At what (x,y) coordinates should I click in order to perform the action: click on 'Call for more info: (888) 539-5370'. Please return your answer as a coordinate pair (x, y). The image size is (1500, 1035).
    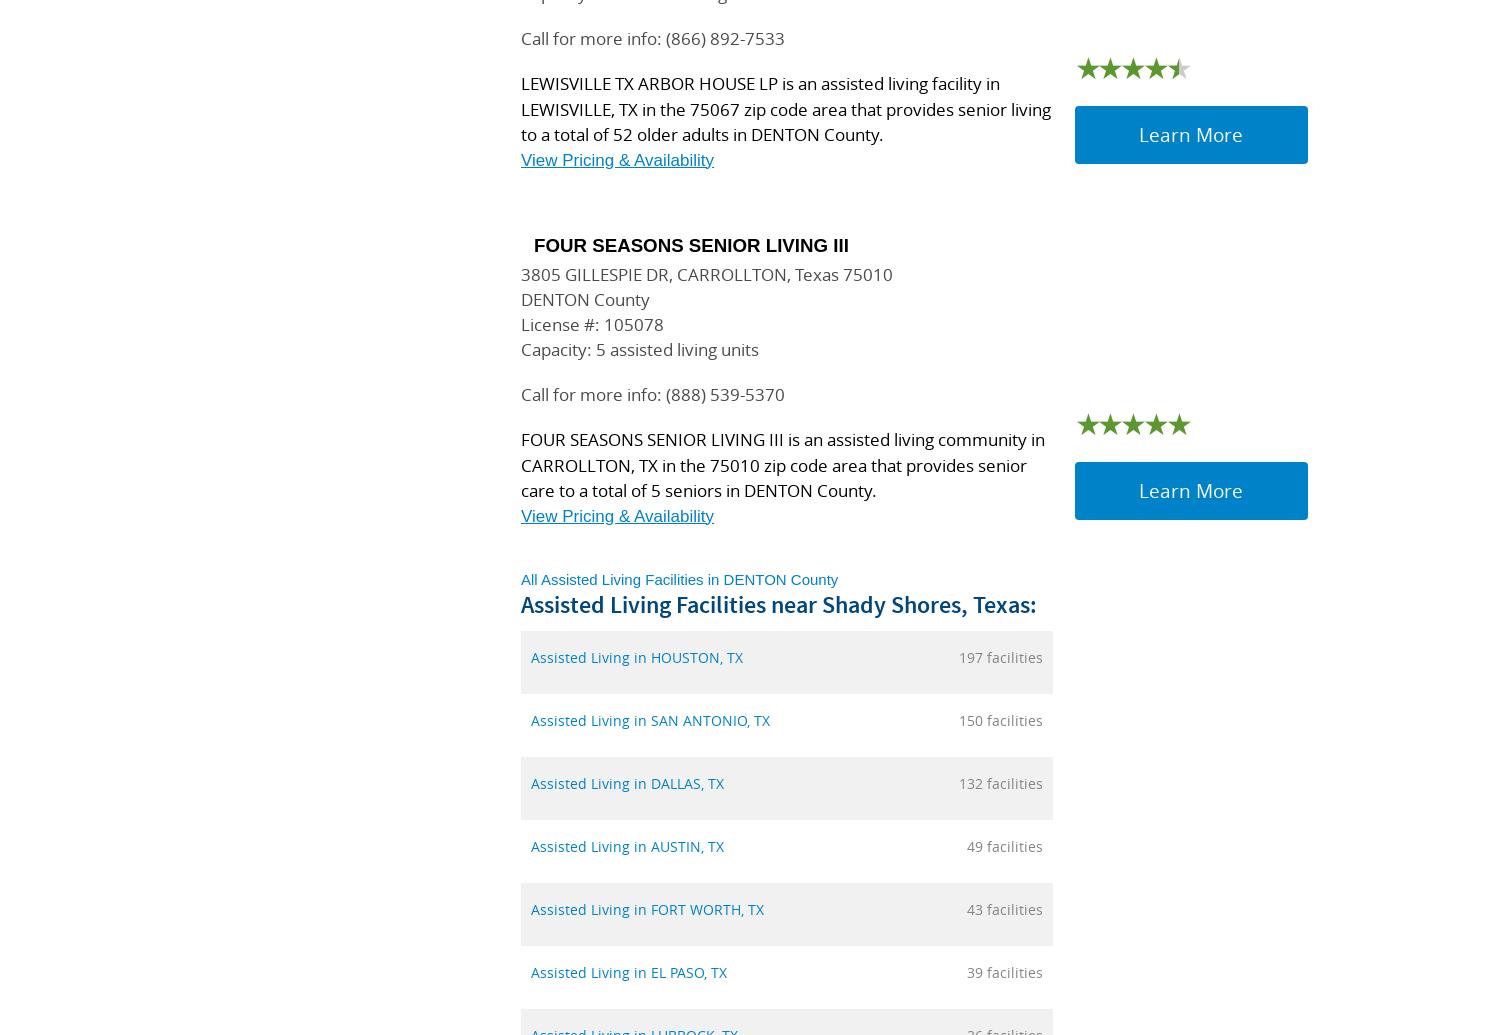
    Looking at the image, I should click on (520, 394).